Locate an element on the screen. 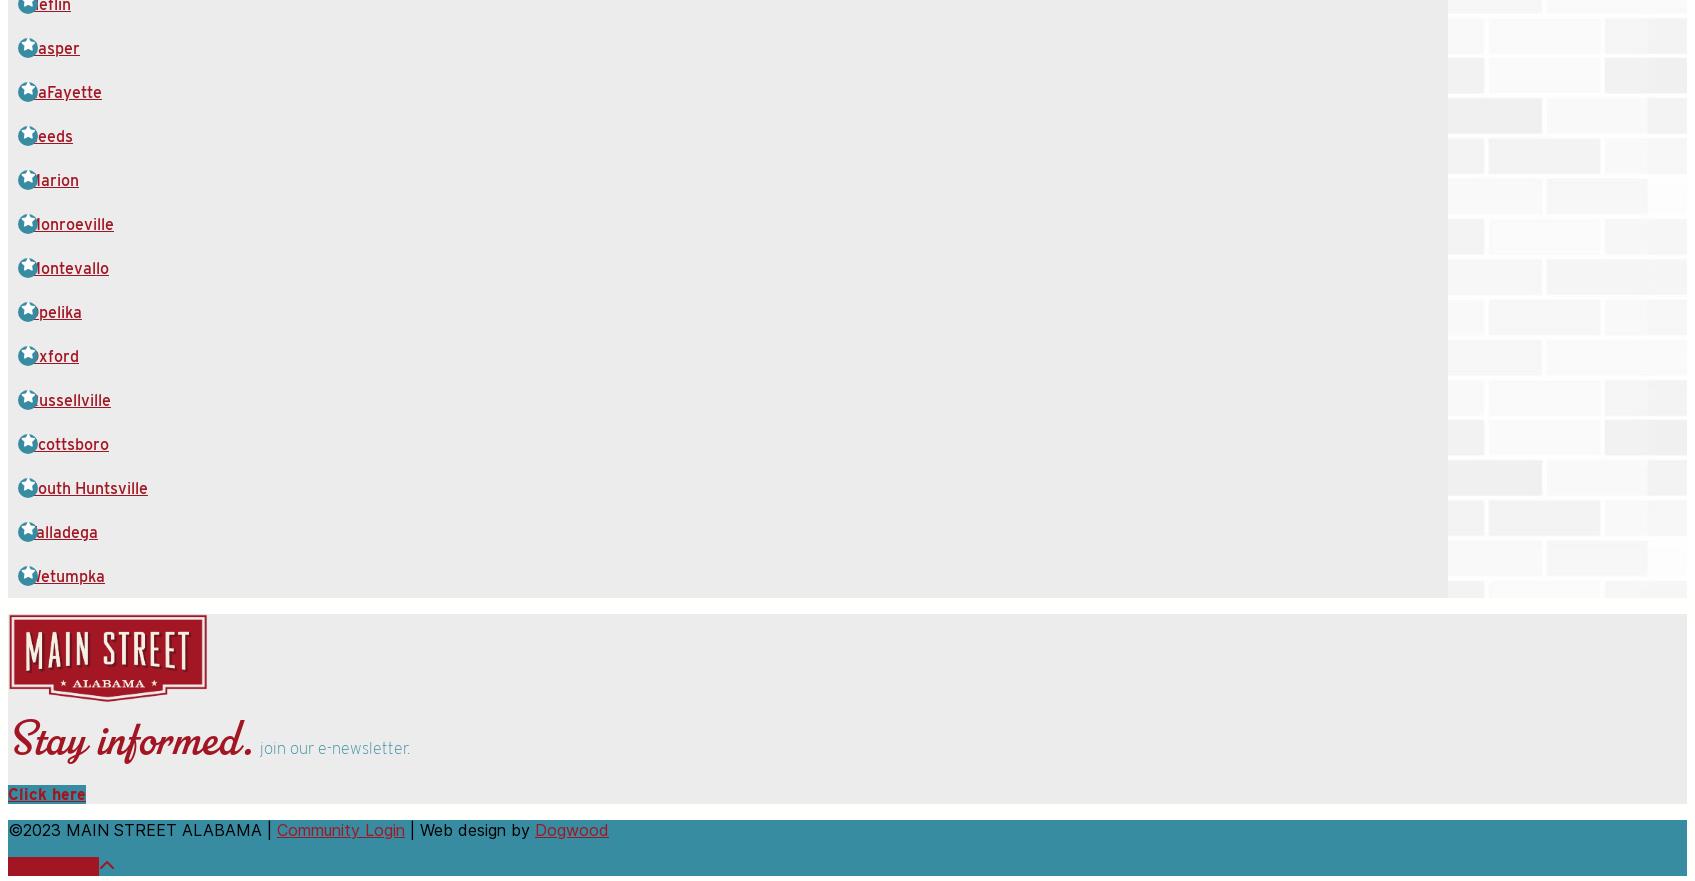 The image size is (1695, 881). 'Scottsboro' is located at coordinates (67, 444).